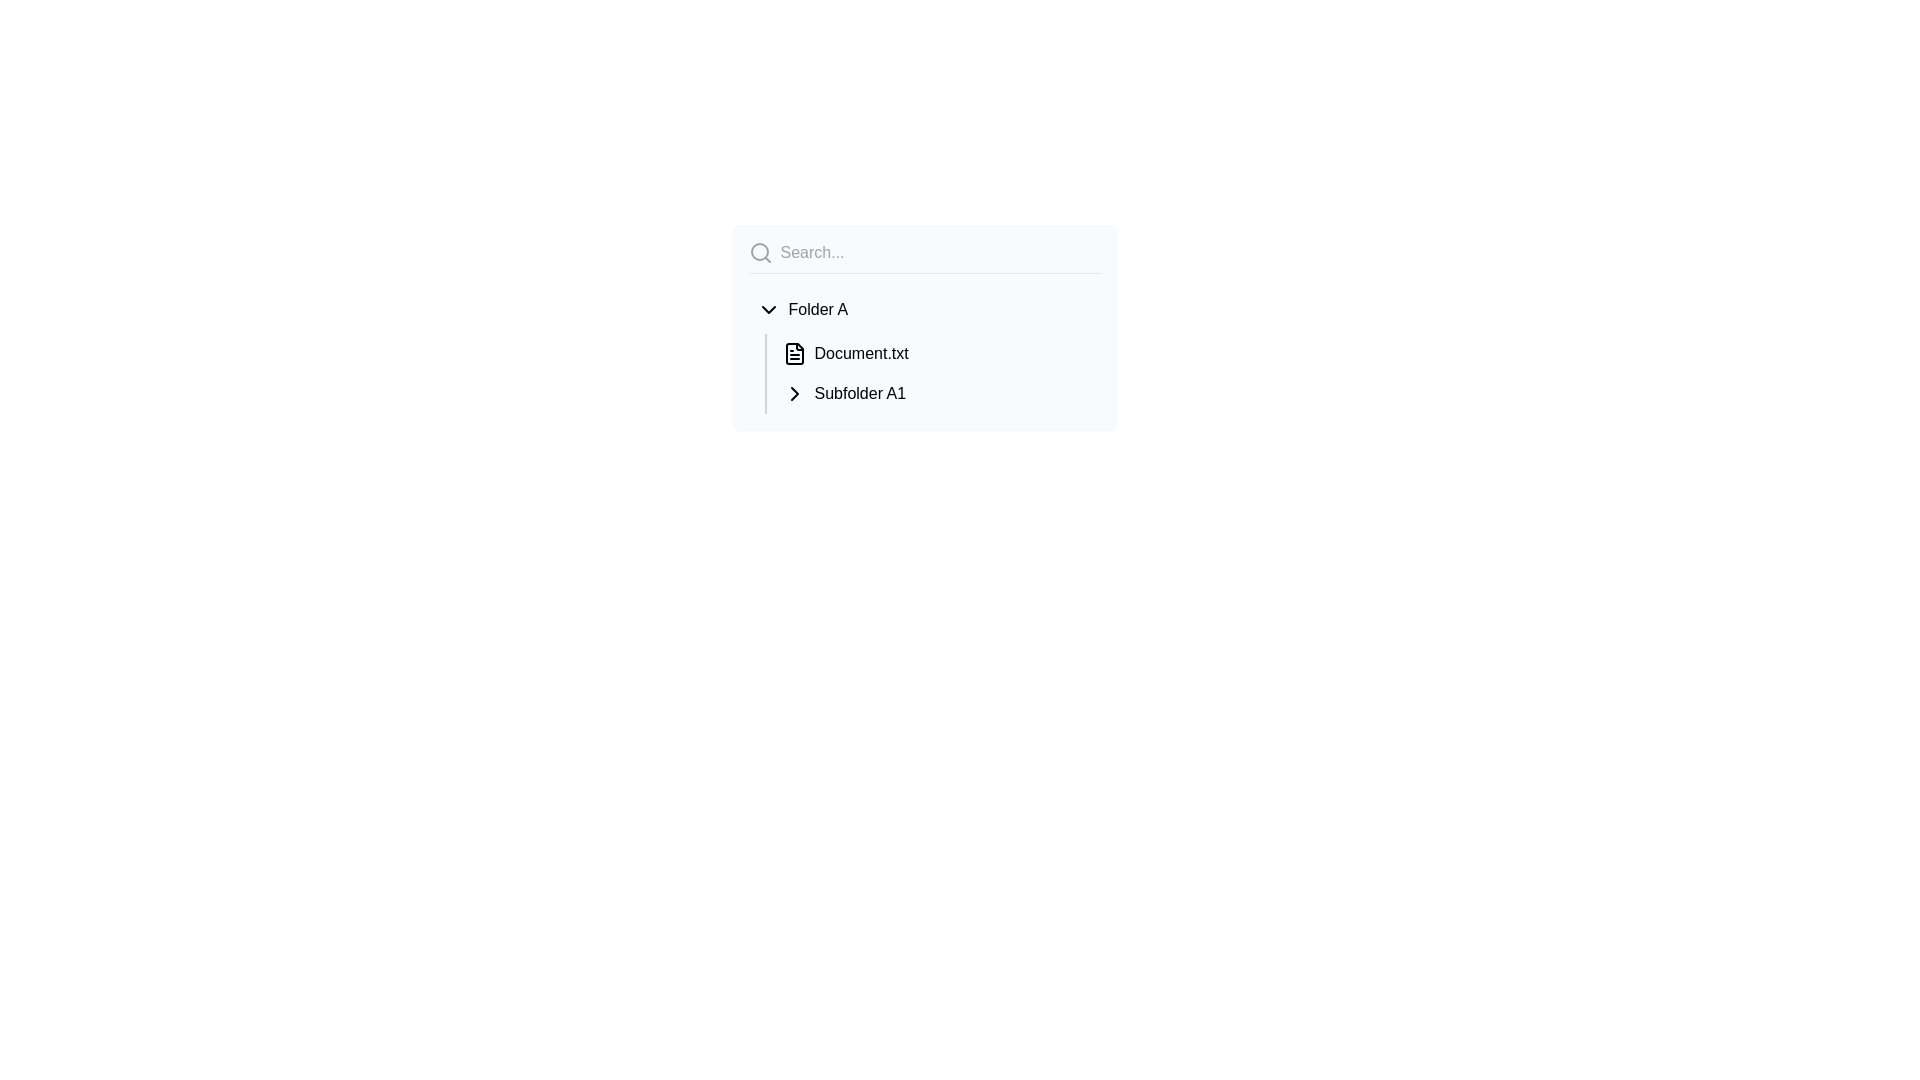 This screenshot has height=1080, width=1920. I want to click on the SVG circle component that represents the lens of the search magnifying glass icon, located at the top left corner of the search input field, so click(758, 250).